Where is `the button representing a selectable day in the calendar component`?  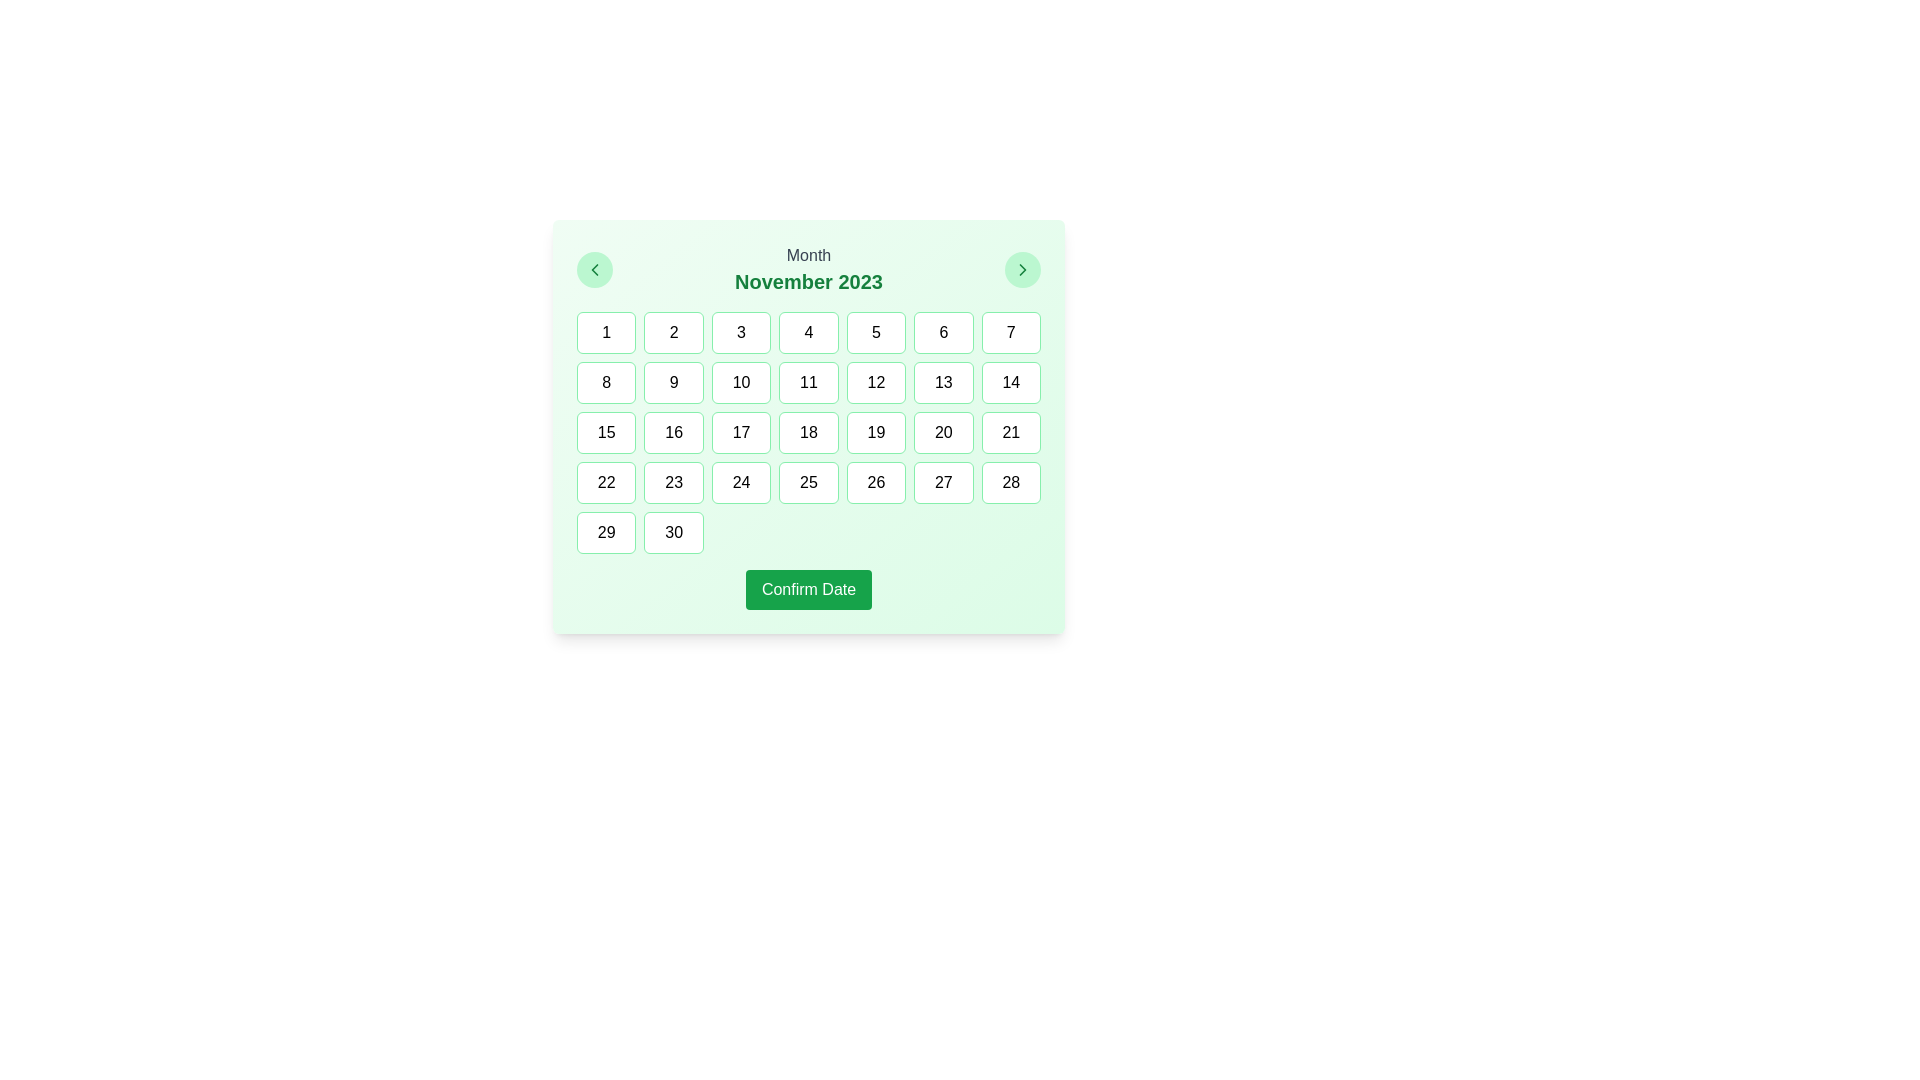 the button representing a selectable day in the calendar component is located at coordinates (875, 331).